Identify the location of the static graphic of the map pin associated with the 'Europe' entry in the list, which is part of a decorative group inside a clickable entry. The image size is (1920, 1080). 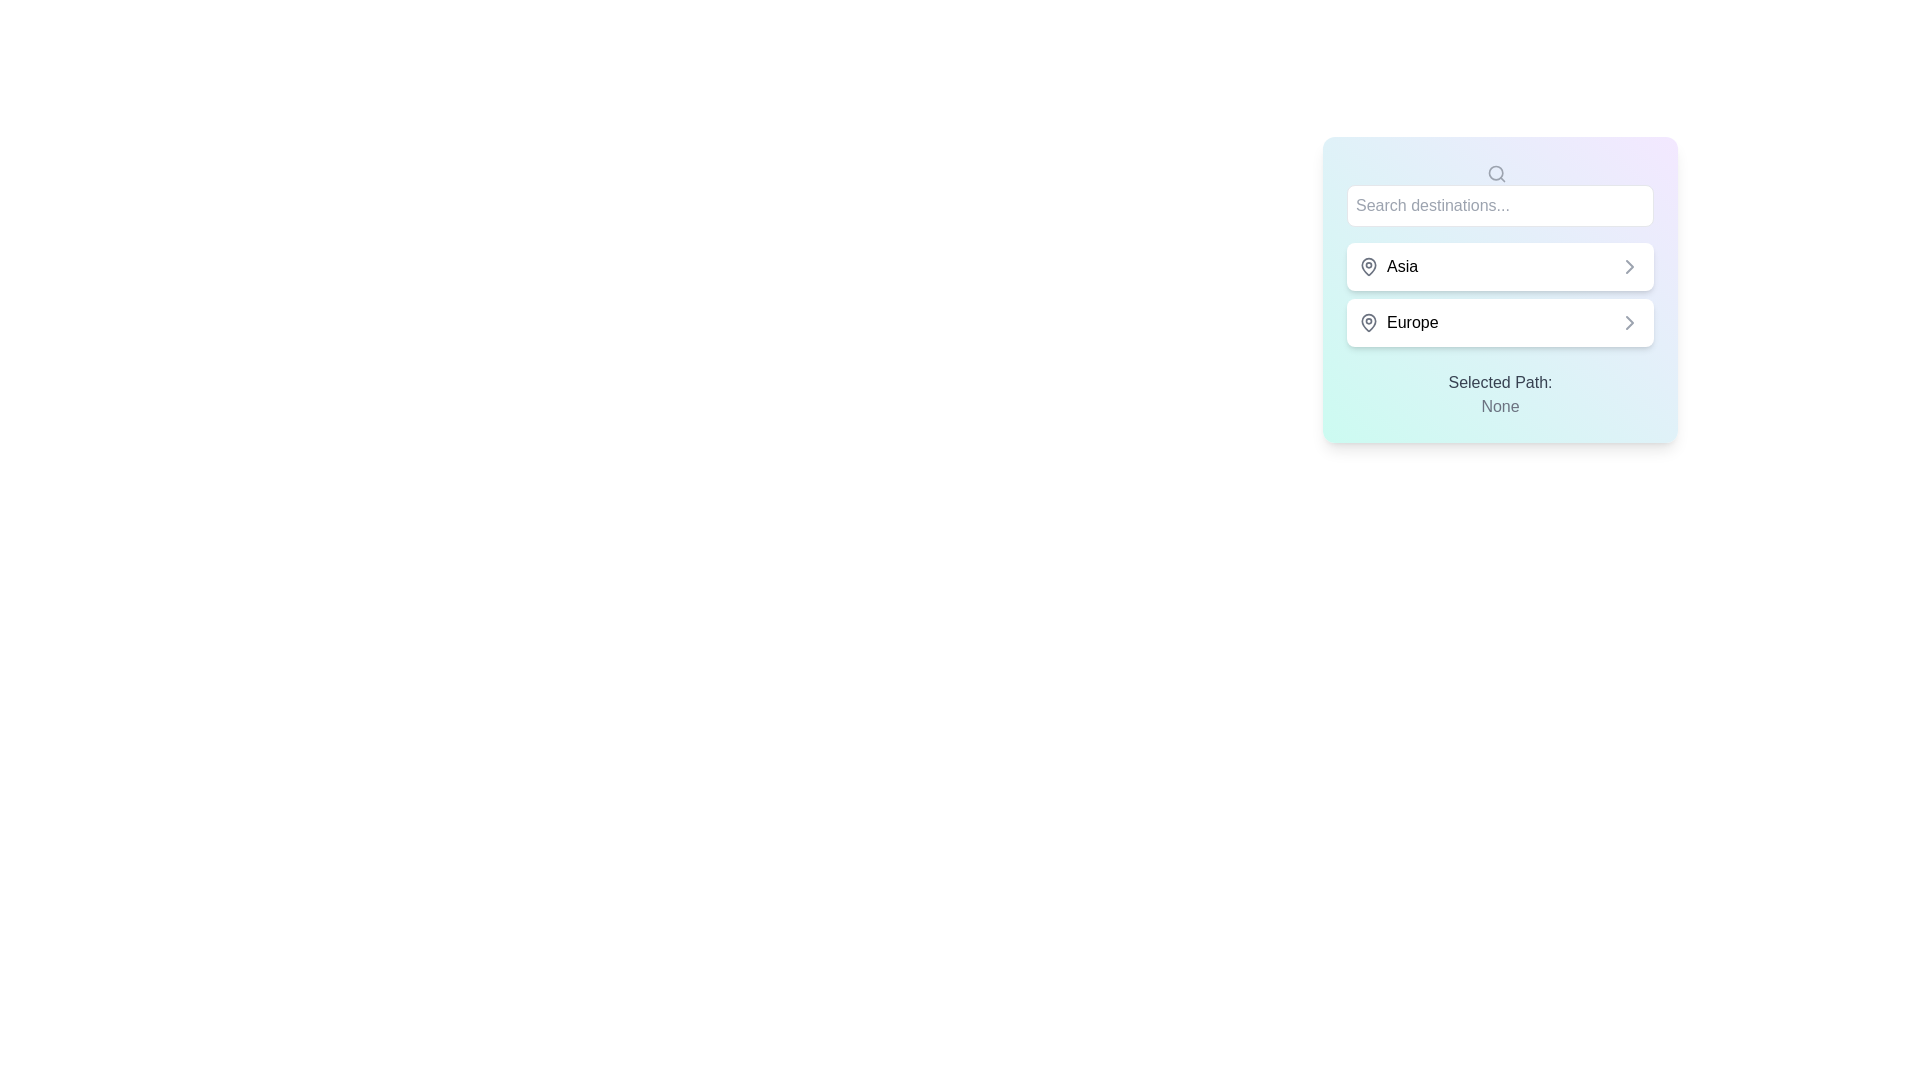
(1367, 320).